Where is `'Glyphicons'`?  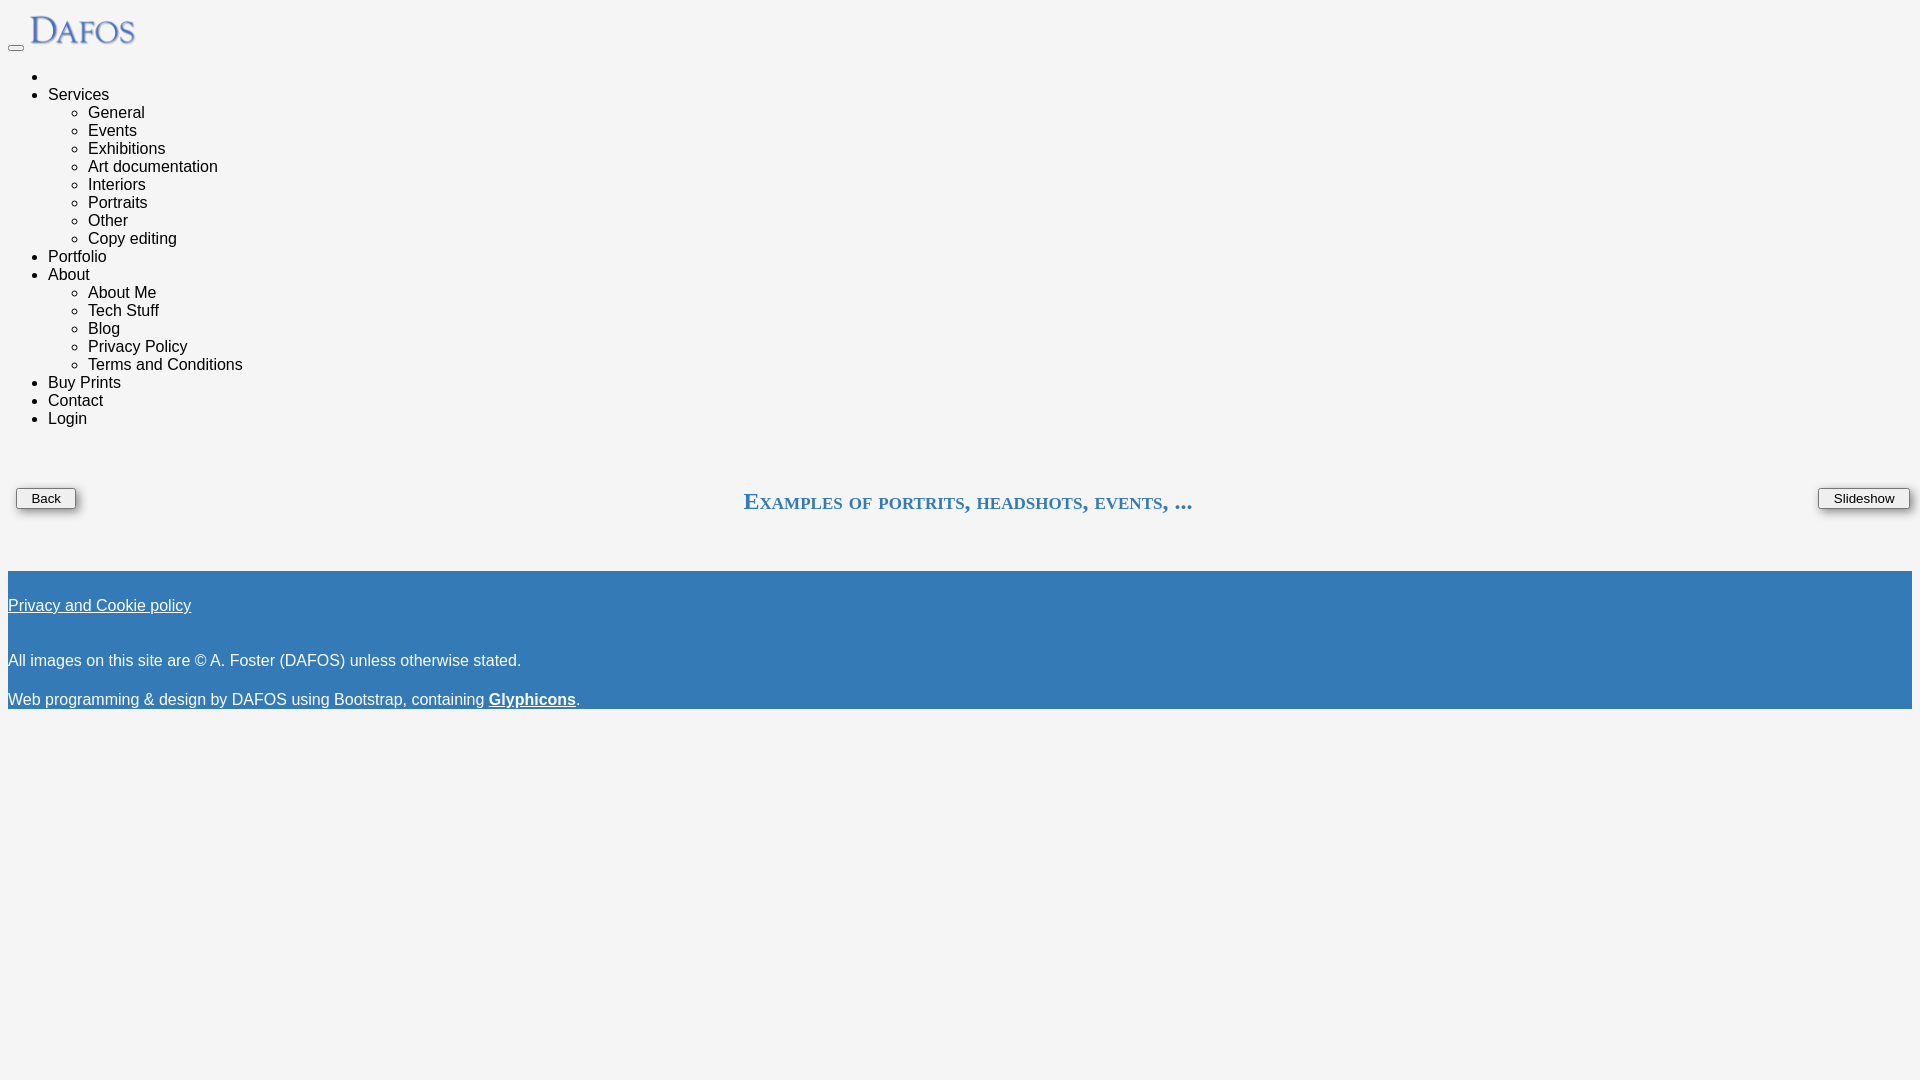
'Glyphicons' is located at coordinates (532, 698).